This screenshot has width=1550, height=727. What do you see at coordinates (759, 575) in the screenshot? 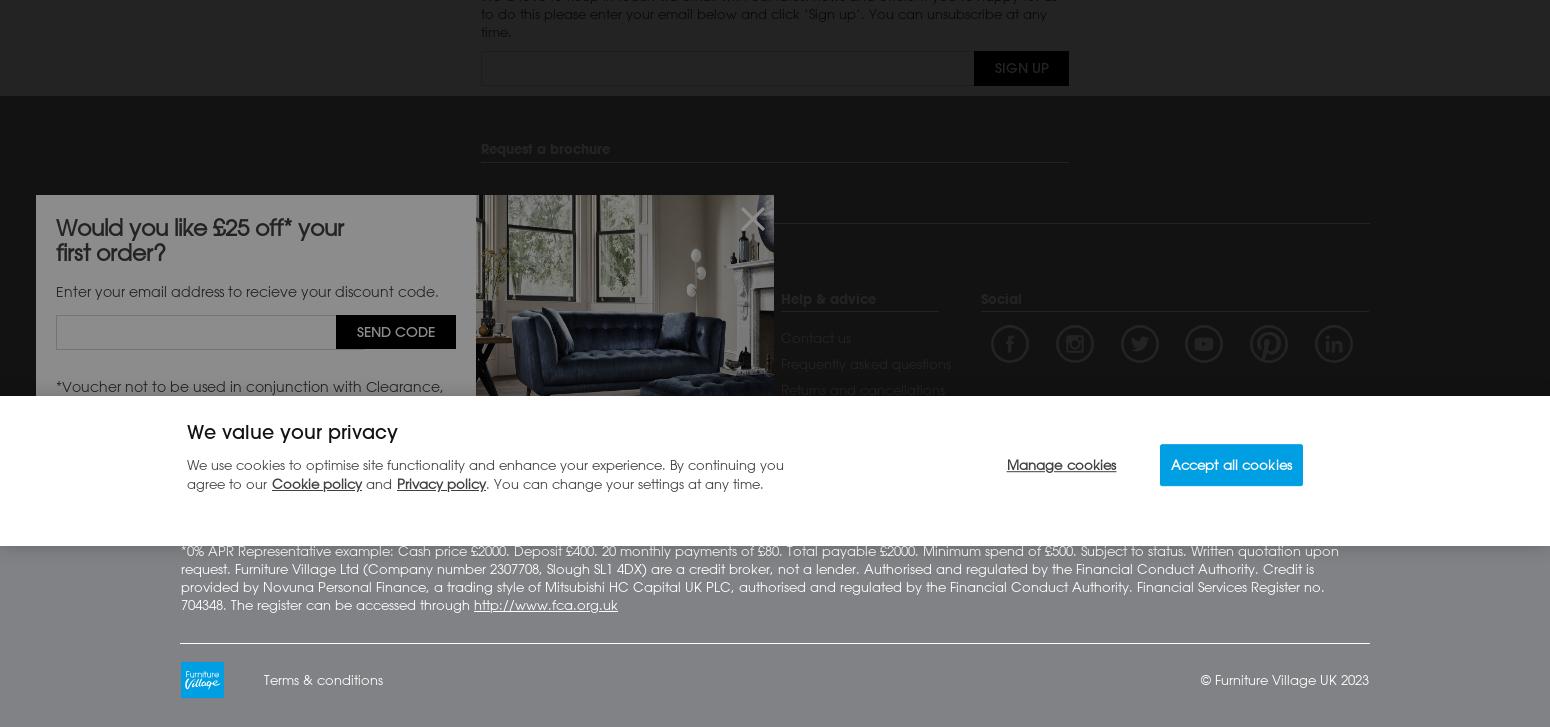
I see `'*0% APR Representative example: Cash price £2000. Deposit £400. 20 monthly payments
of £80. Total payable £2000. Minimum spend of £500. Subject to status. Written quotation
upon request. Furniture Village Ltd (Company number 2307708, Slough SL1 4DX) are a
credit broker, not a lender. Authorised and regulated by the Financial Conduct Authority. Credit
is provided by Novuna Personal Finance, a trading style of Mitsubishi HC Capital UK PLC, authorised and regulated by the
Financial Conduct Authority. Financial Services Register no. 704348. The register can be accessed through'` at bounding box center [759, 575].